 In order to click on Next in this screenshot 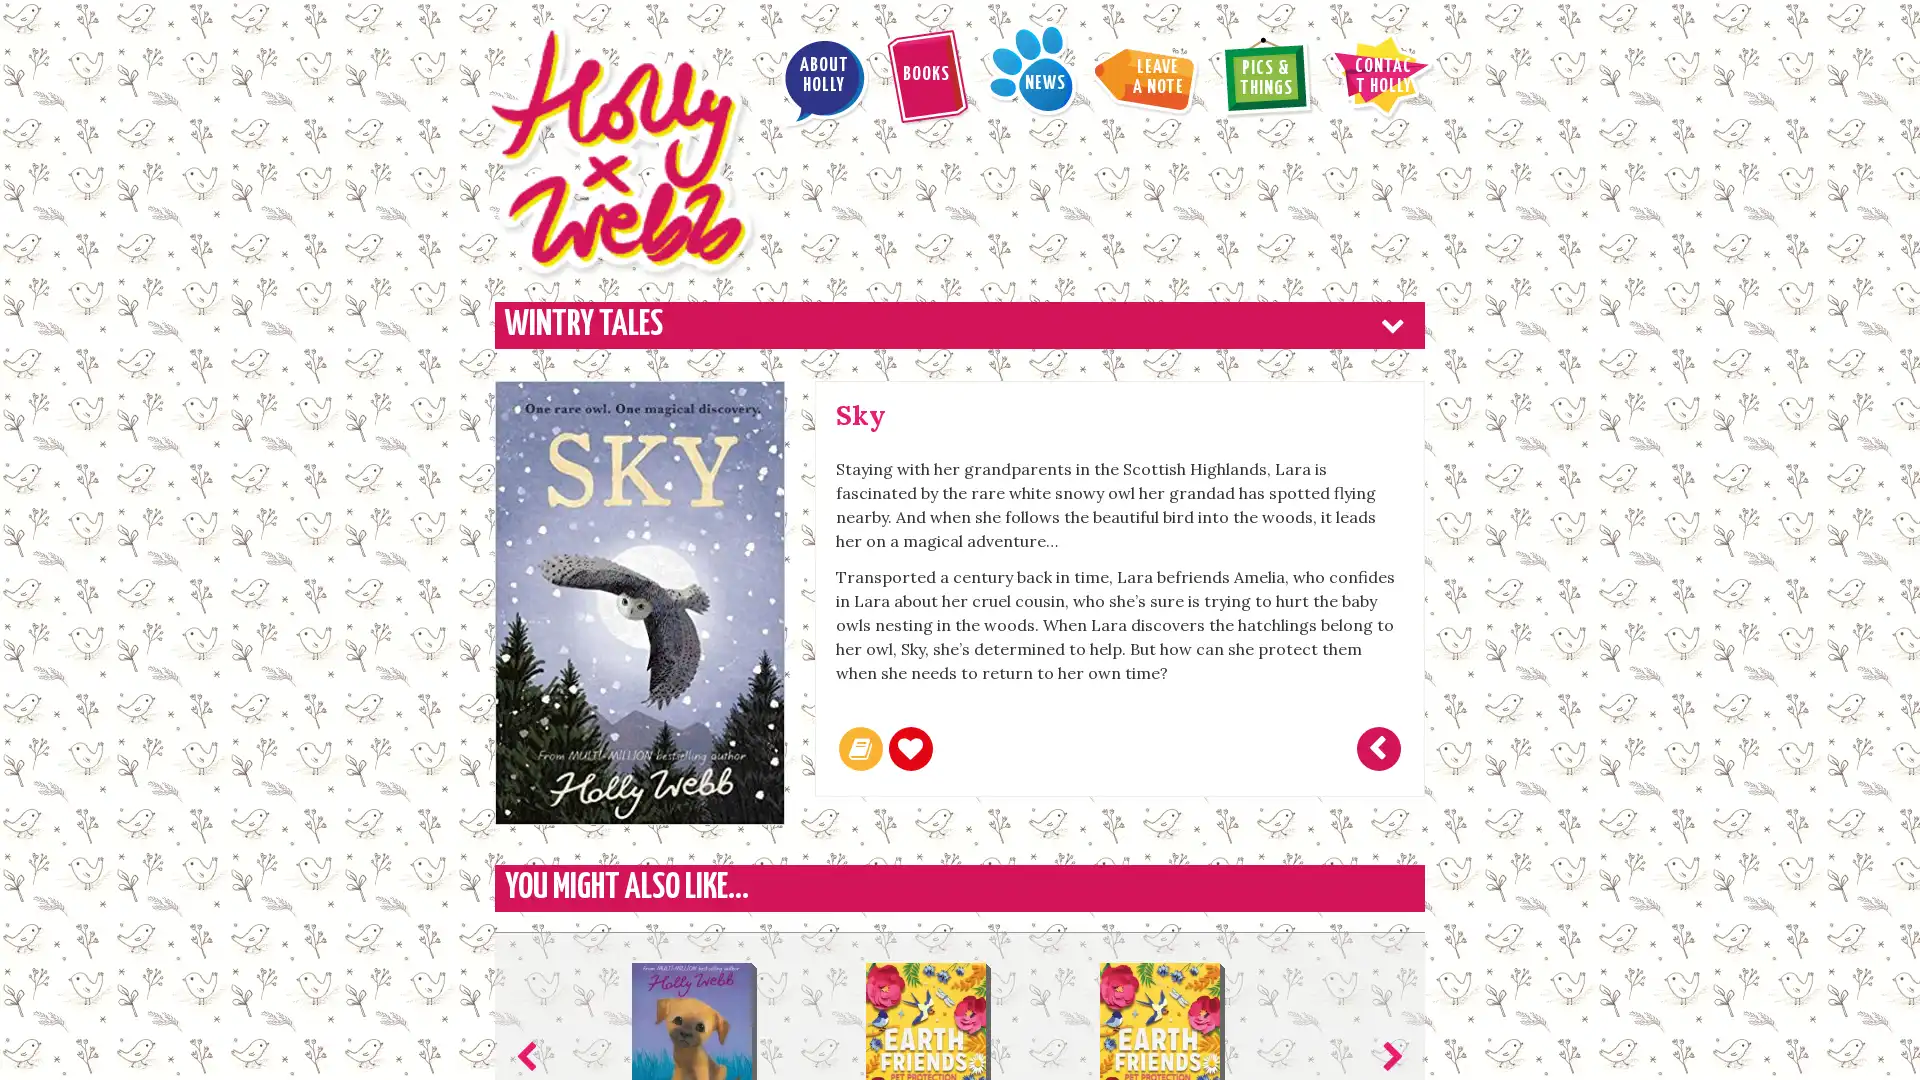, I will do `click(1387, 906)`.